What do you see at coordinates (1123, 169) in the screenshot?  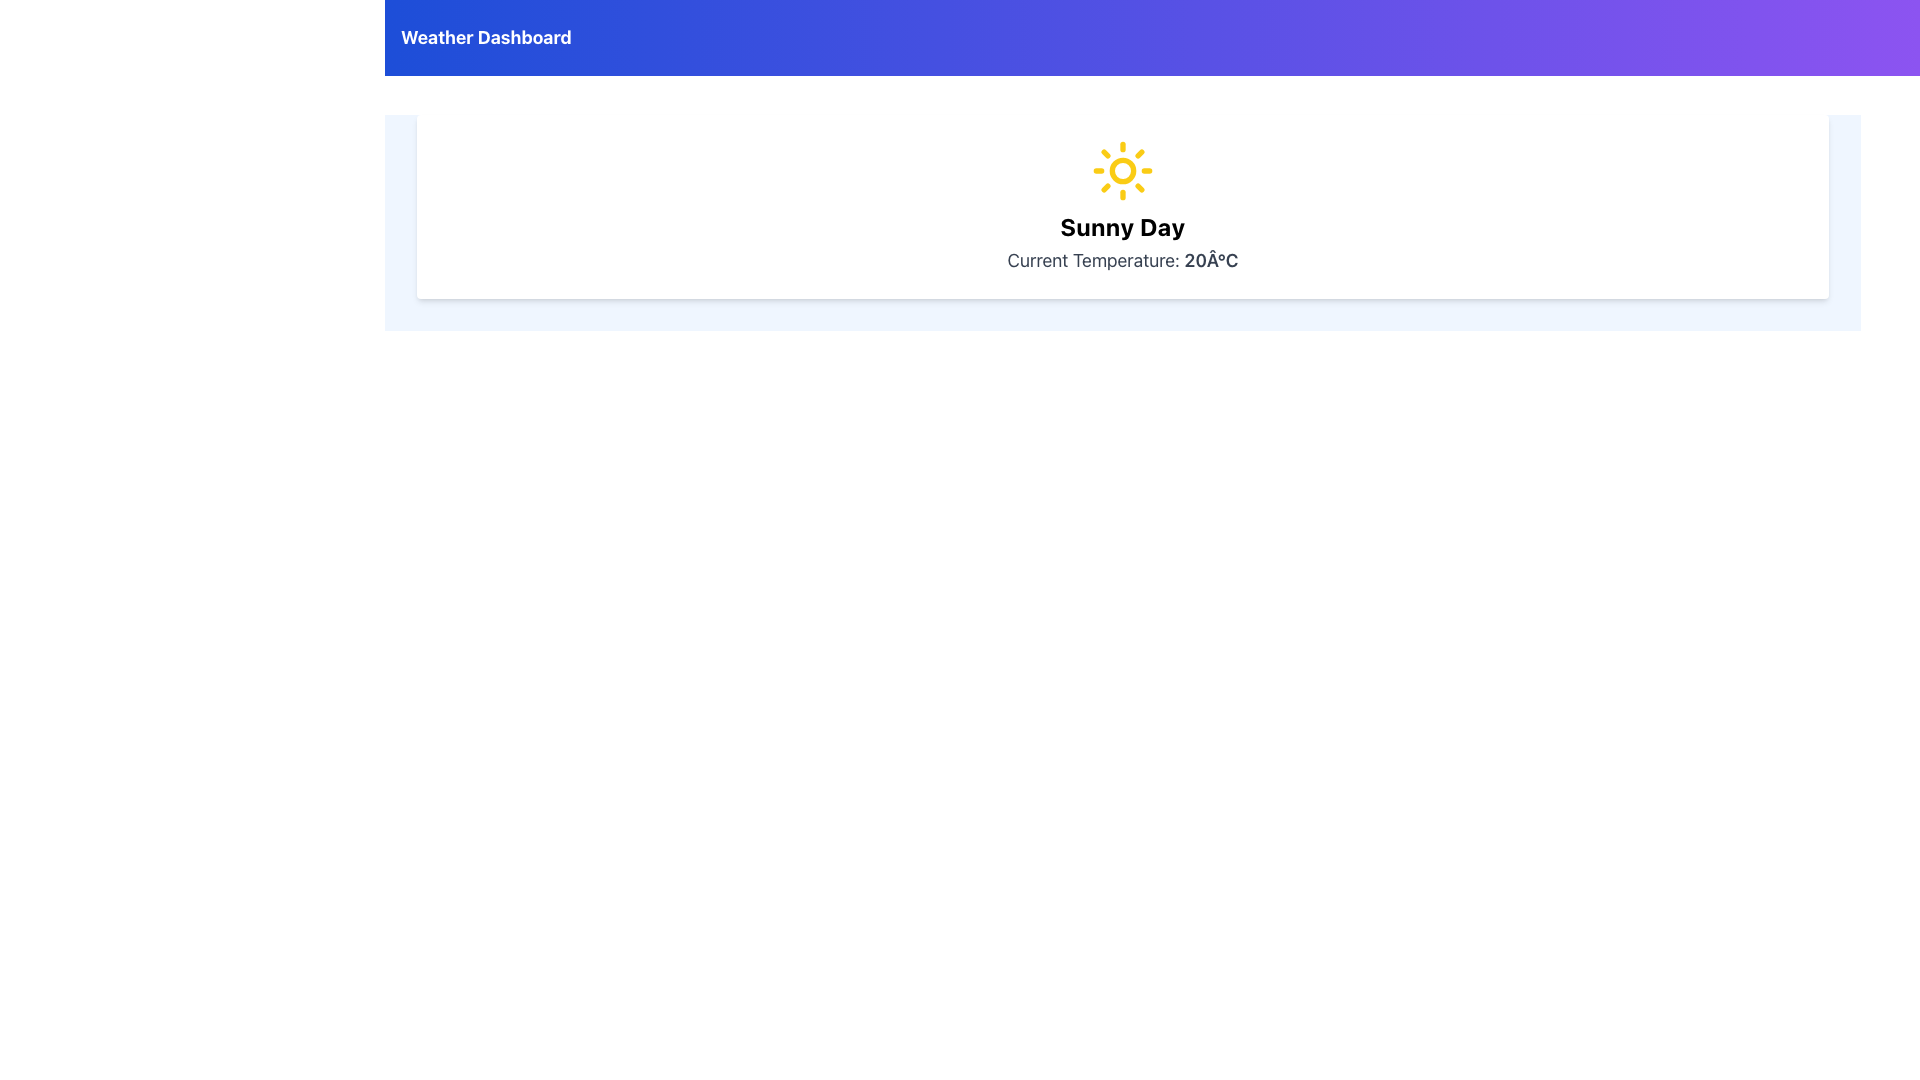 I see `the yellow sun icon located centrally within the weather dashboard section, positioned above the 'Sunny Day' text` at bounding box center [1123, 169].